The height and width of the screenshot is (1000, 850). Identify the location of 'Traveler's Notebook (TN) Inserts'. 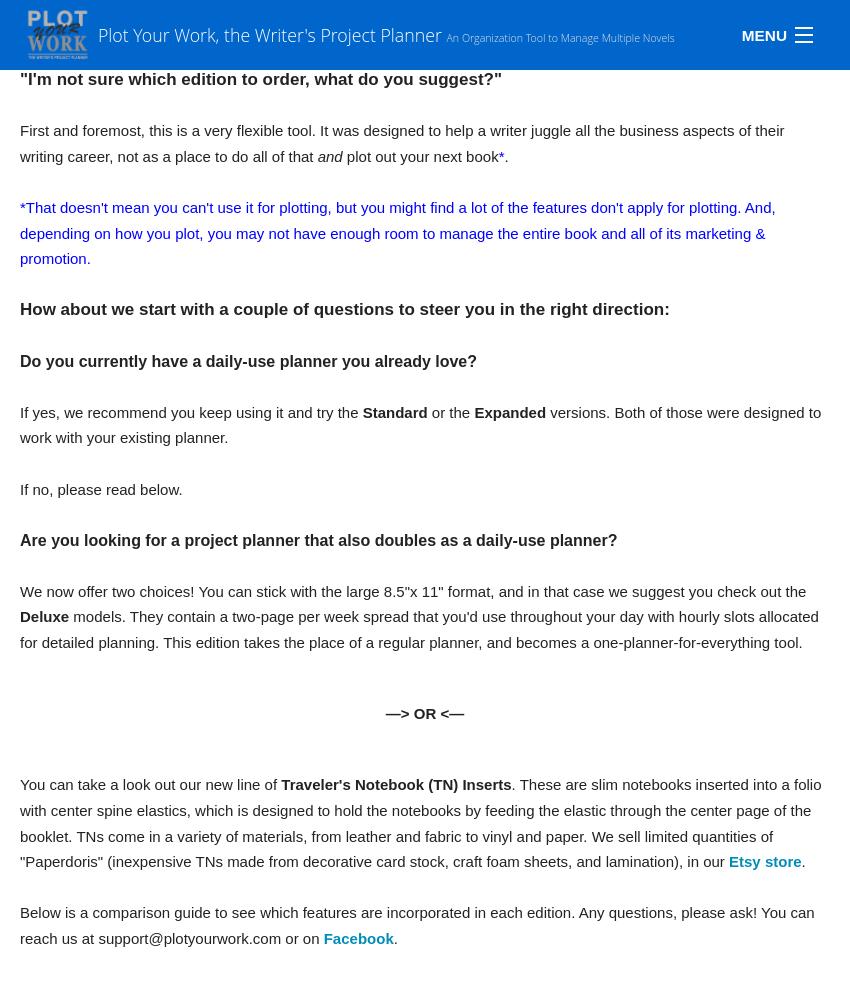
(280, 784).